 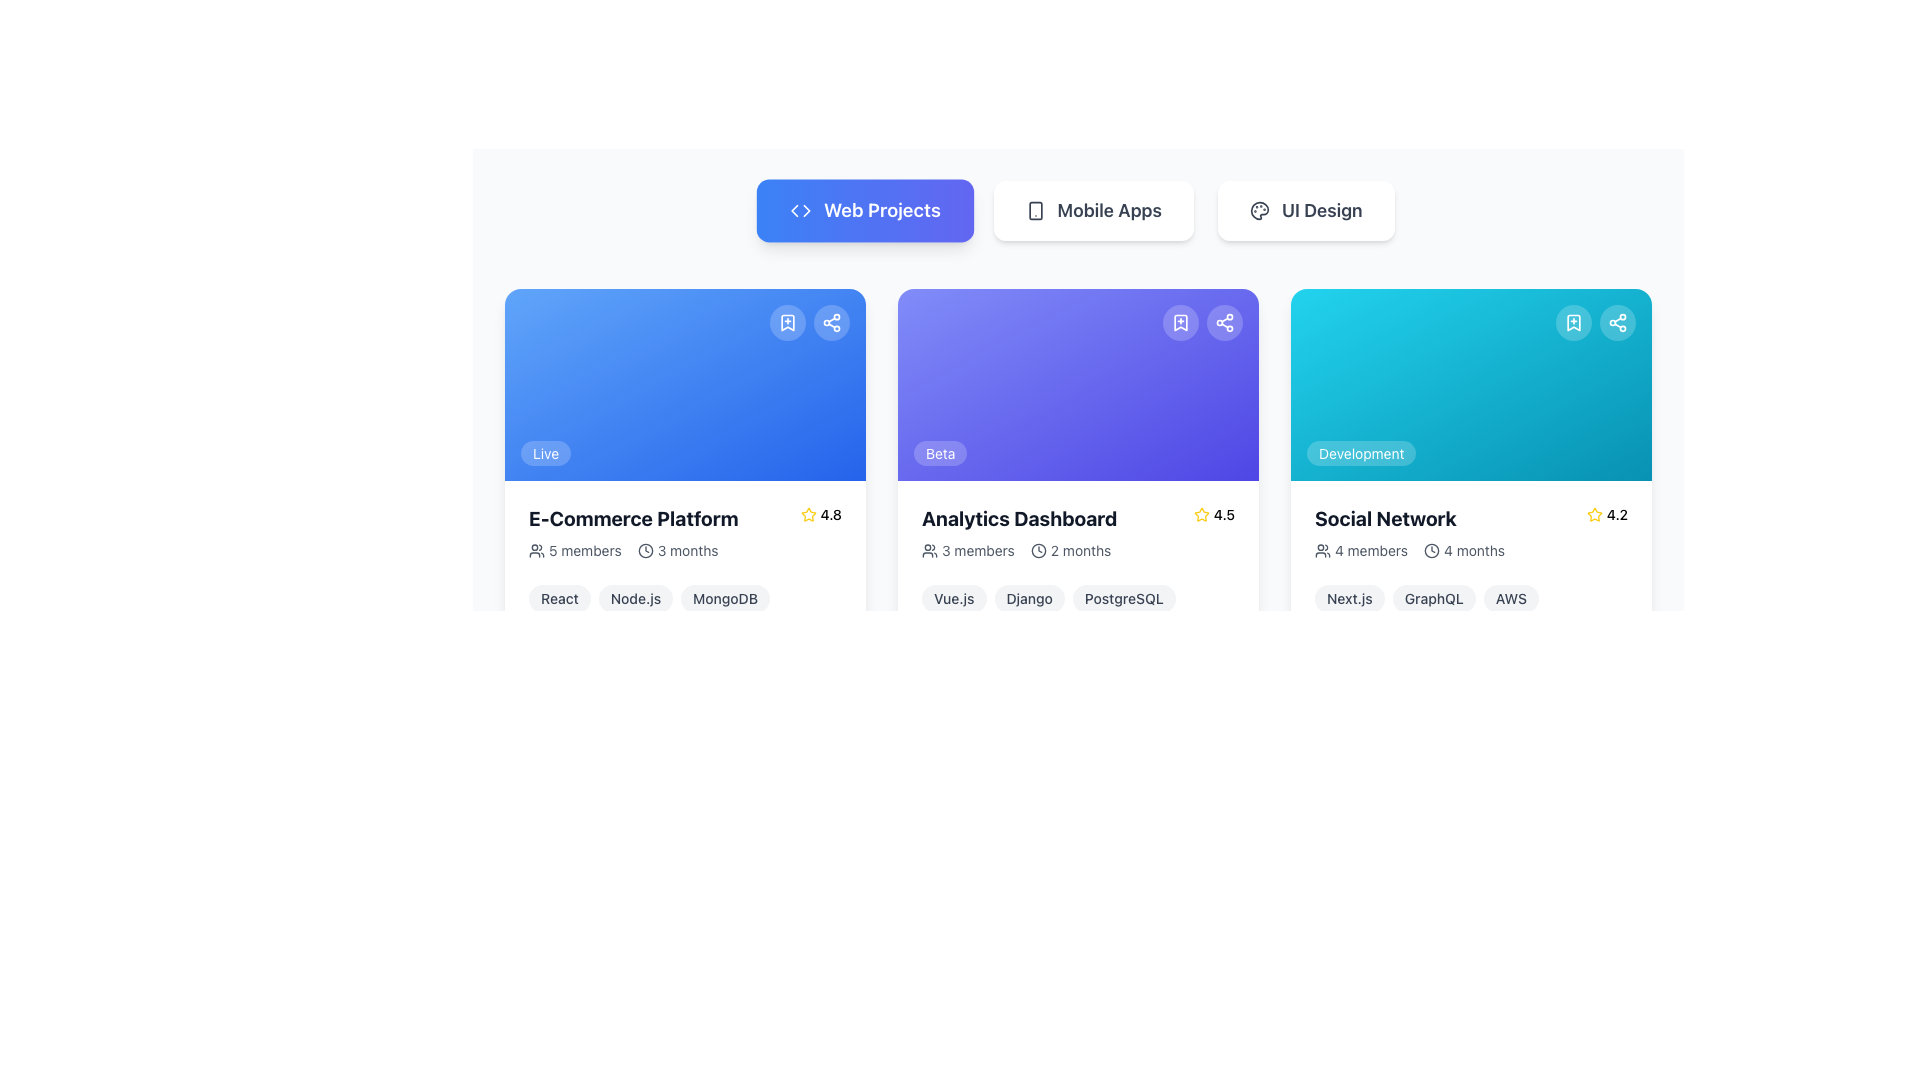 I want to click on the status indicator label for the active project located above the title 'E-Commerce Platform' in the first card of the grid layout, so click(x=546, y=453).